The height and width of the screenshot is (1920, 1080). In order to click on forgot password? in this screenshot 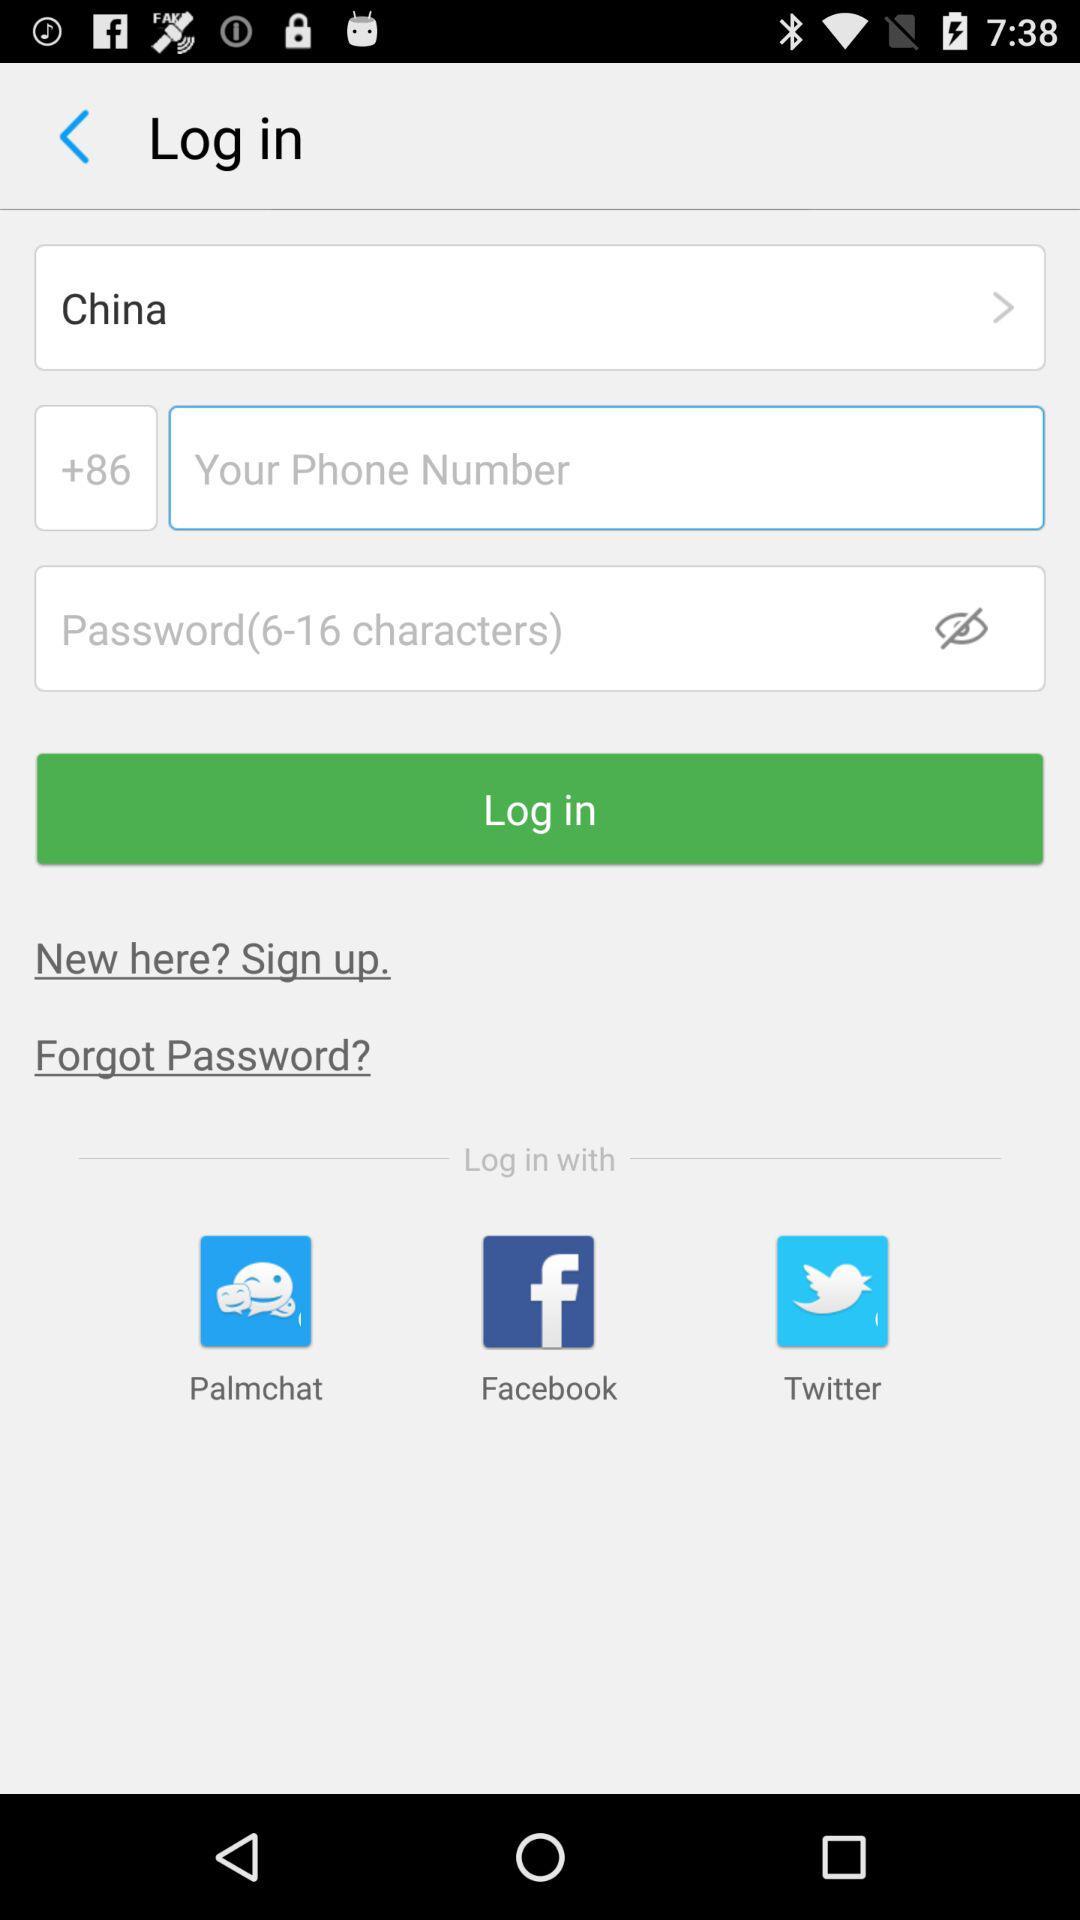, I will do `click(557, 1052)`.